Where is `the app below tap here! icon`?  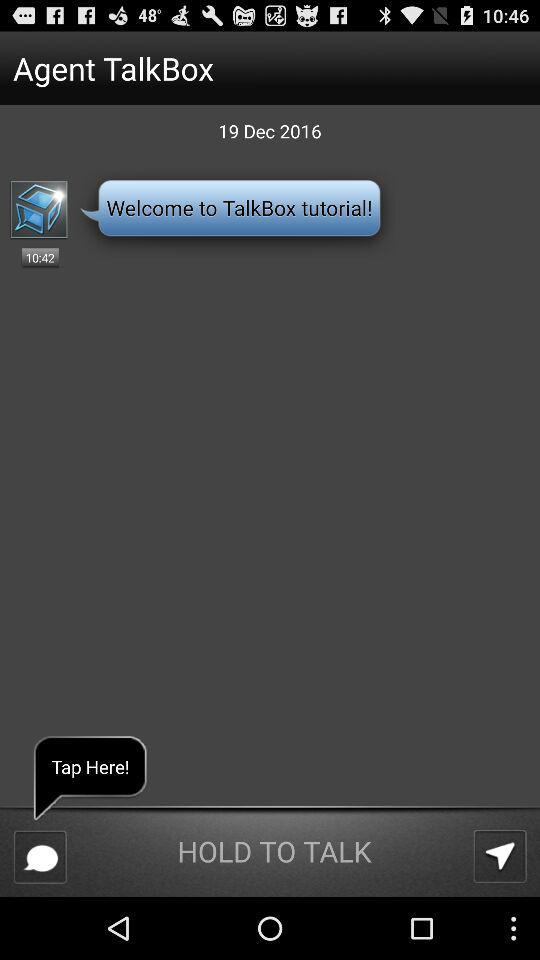
the app below tap here! icon is located at coordinates (40, 856).